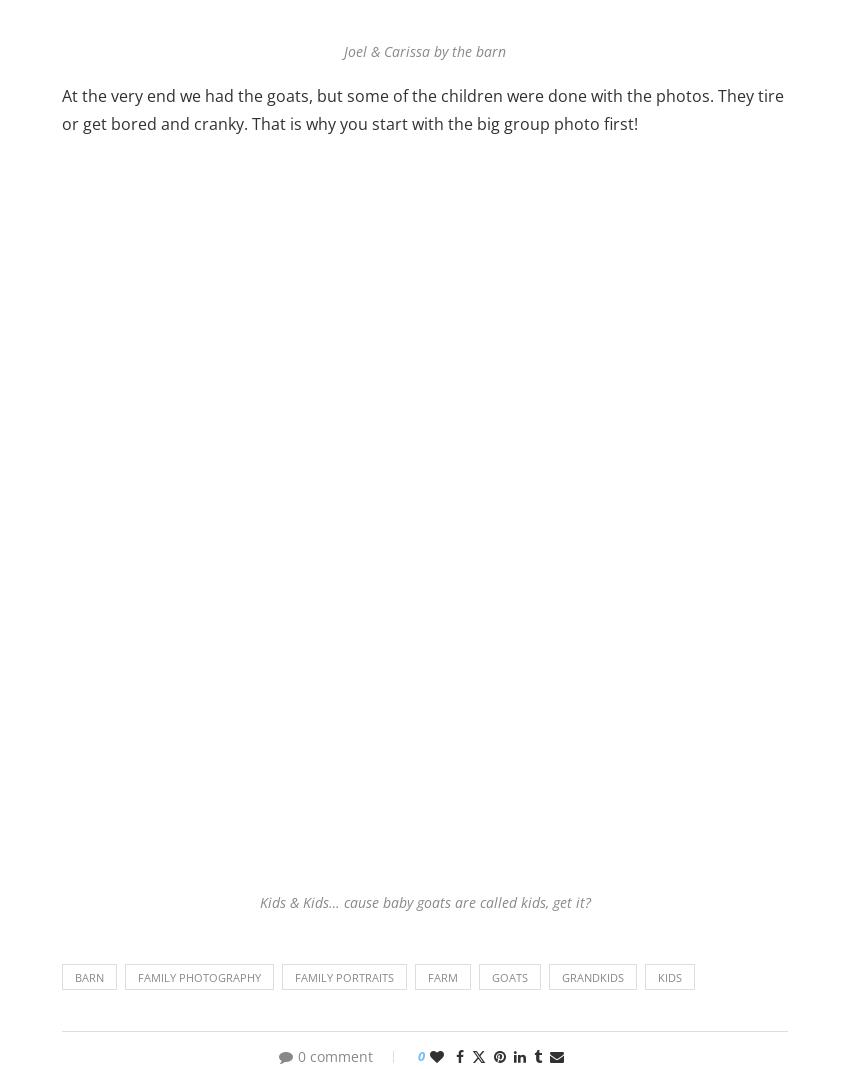 Image resolution: width=850 pixels, height=1069 pixels. I want to click on 'barn', so click(88, 976).